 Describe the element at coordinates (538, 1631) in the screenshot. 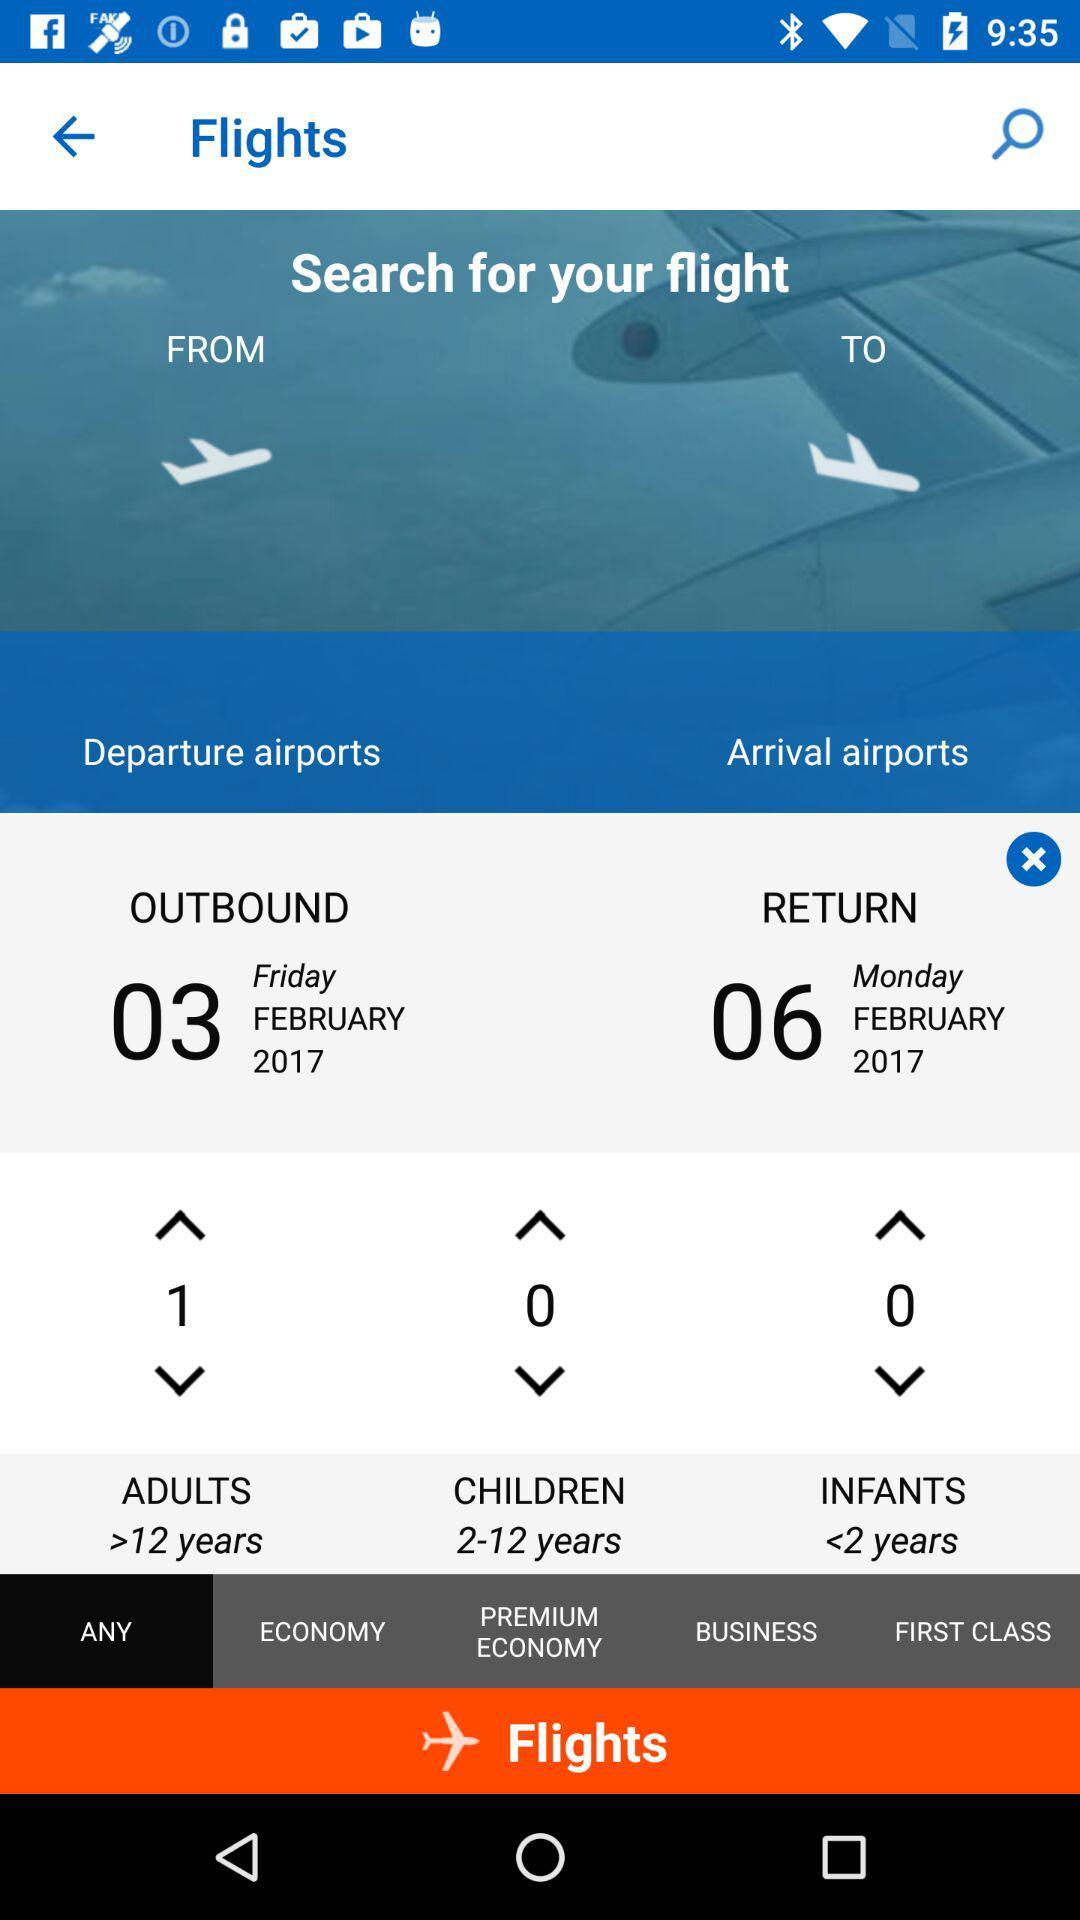

I see `the icon below the 2-12 years` at that location.